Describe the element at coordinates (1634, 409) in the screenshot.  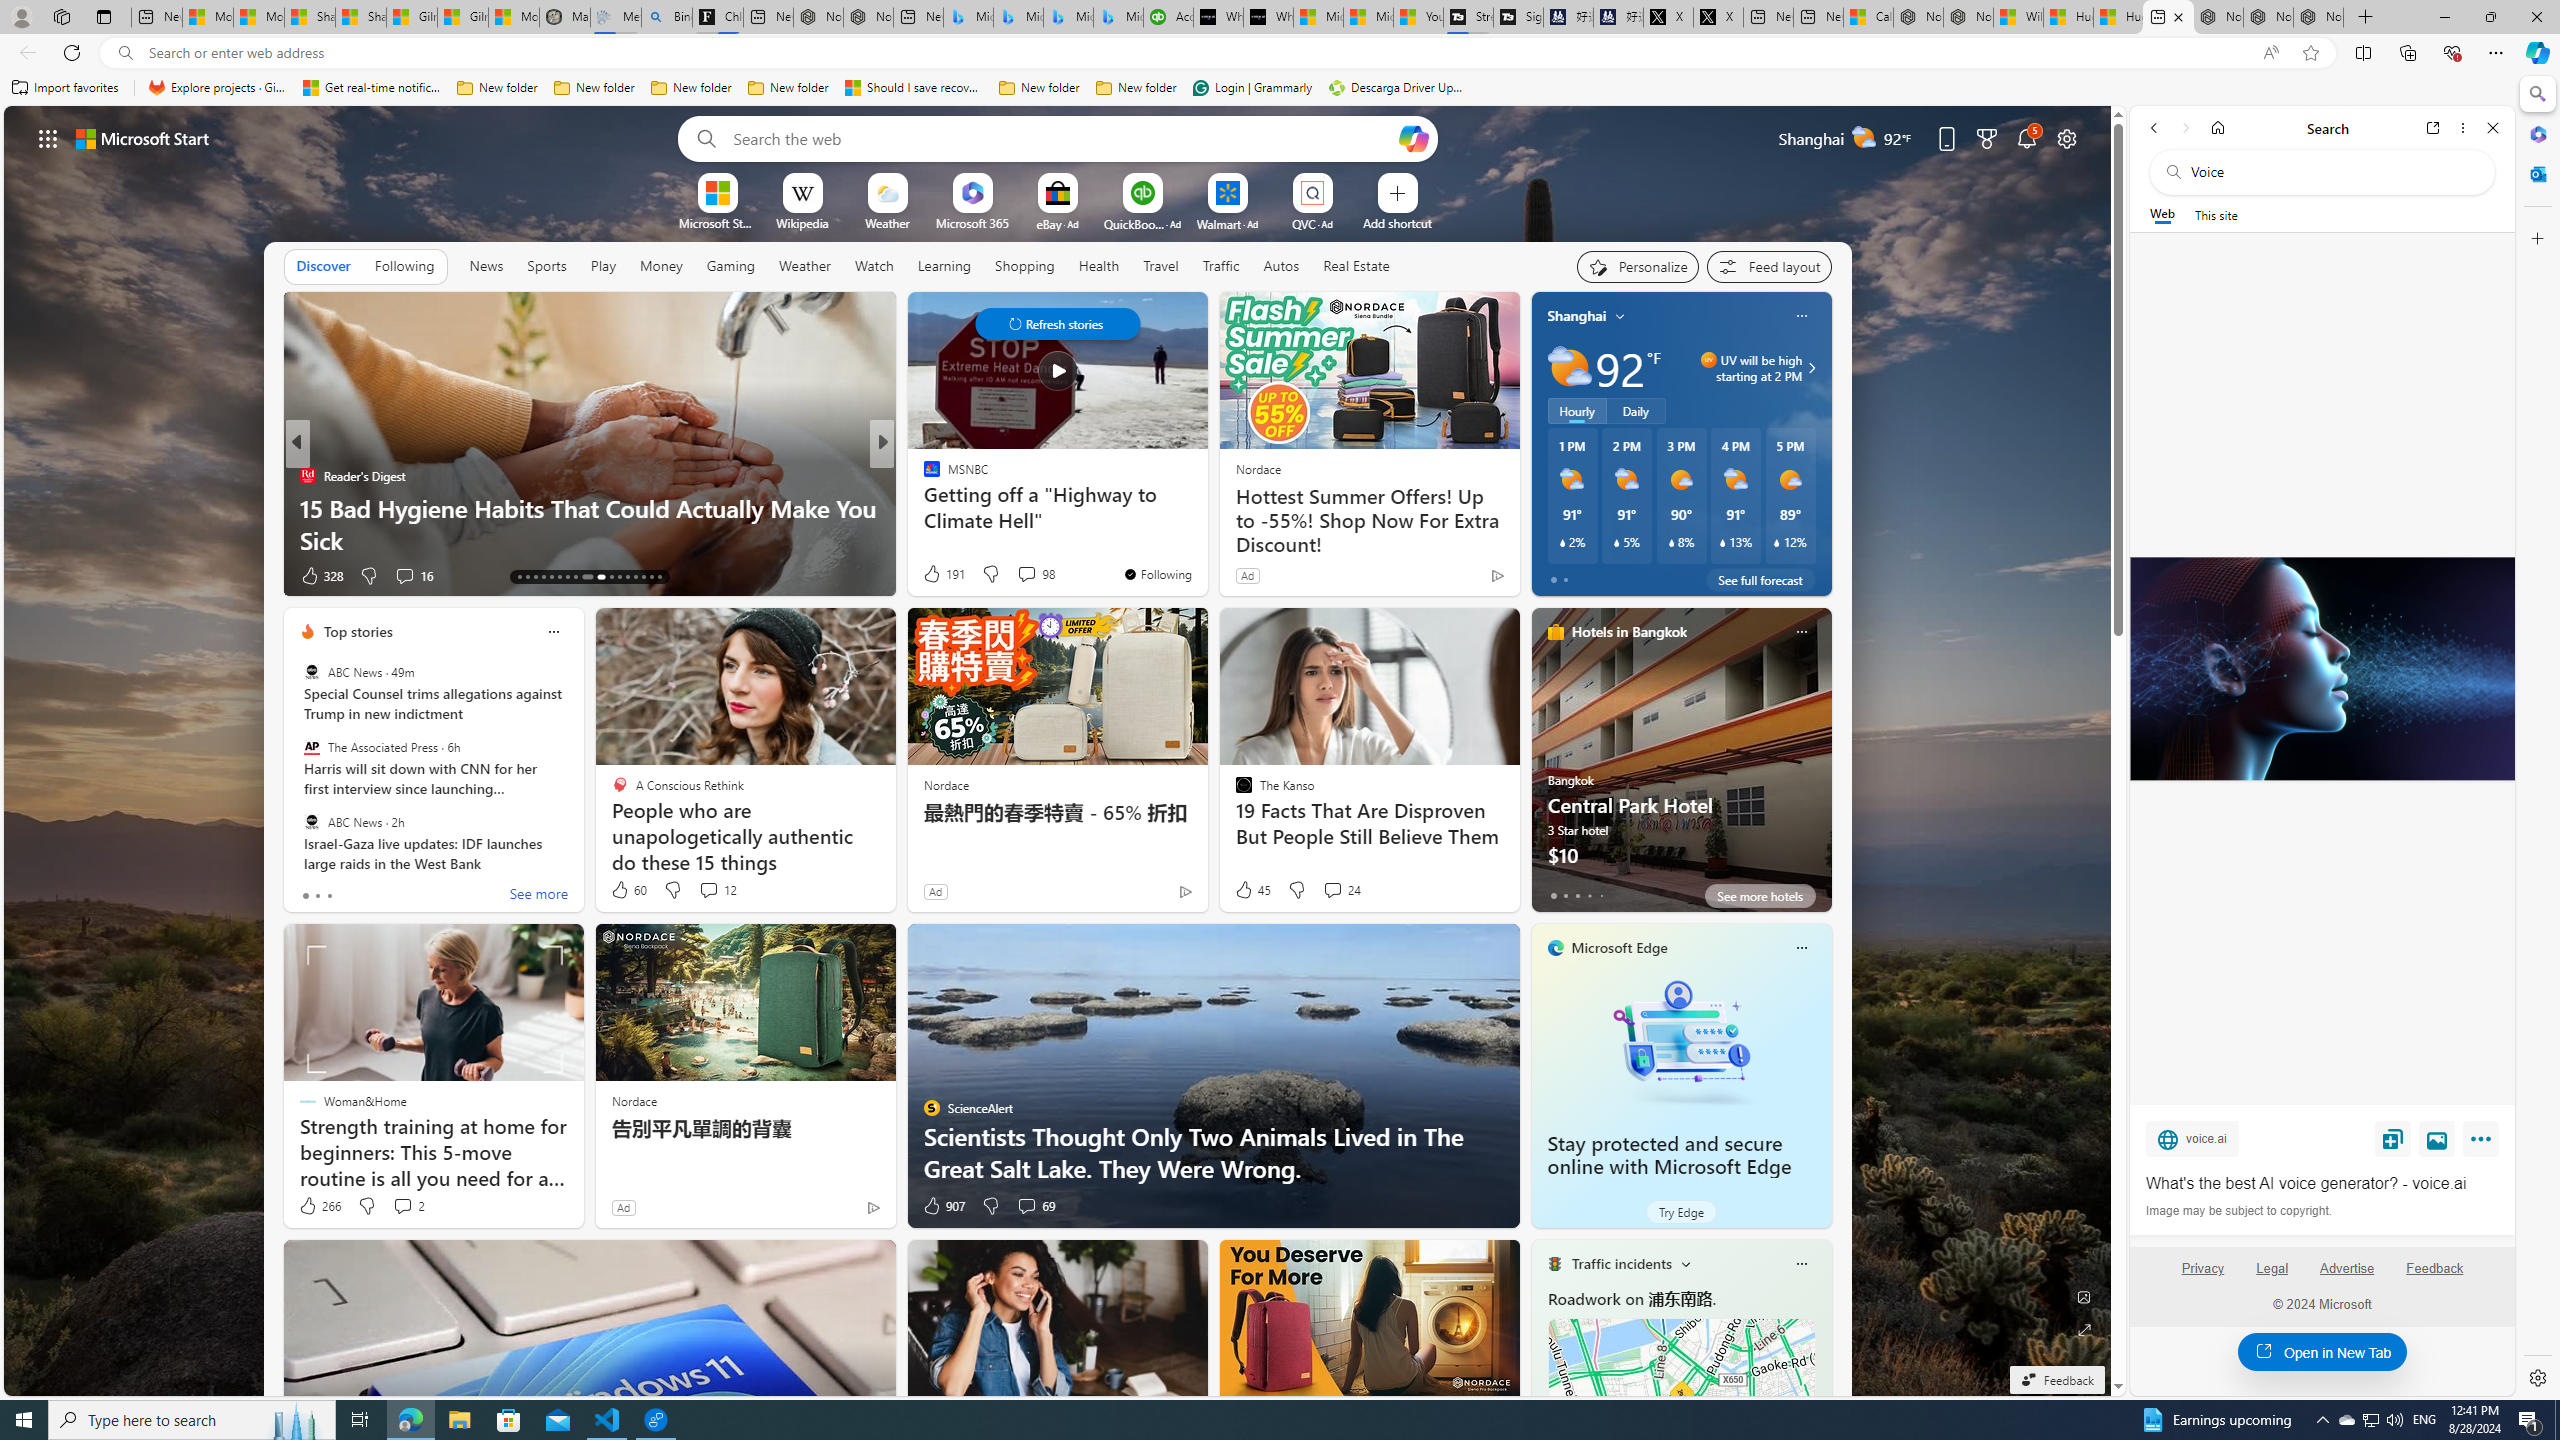
I see `'Daily'` at that location.